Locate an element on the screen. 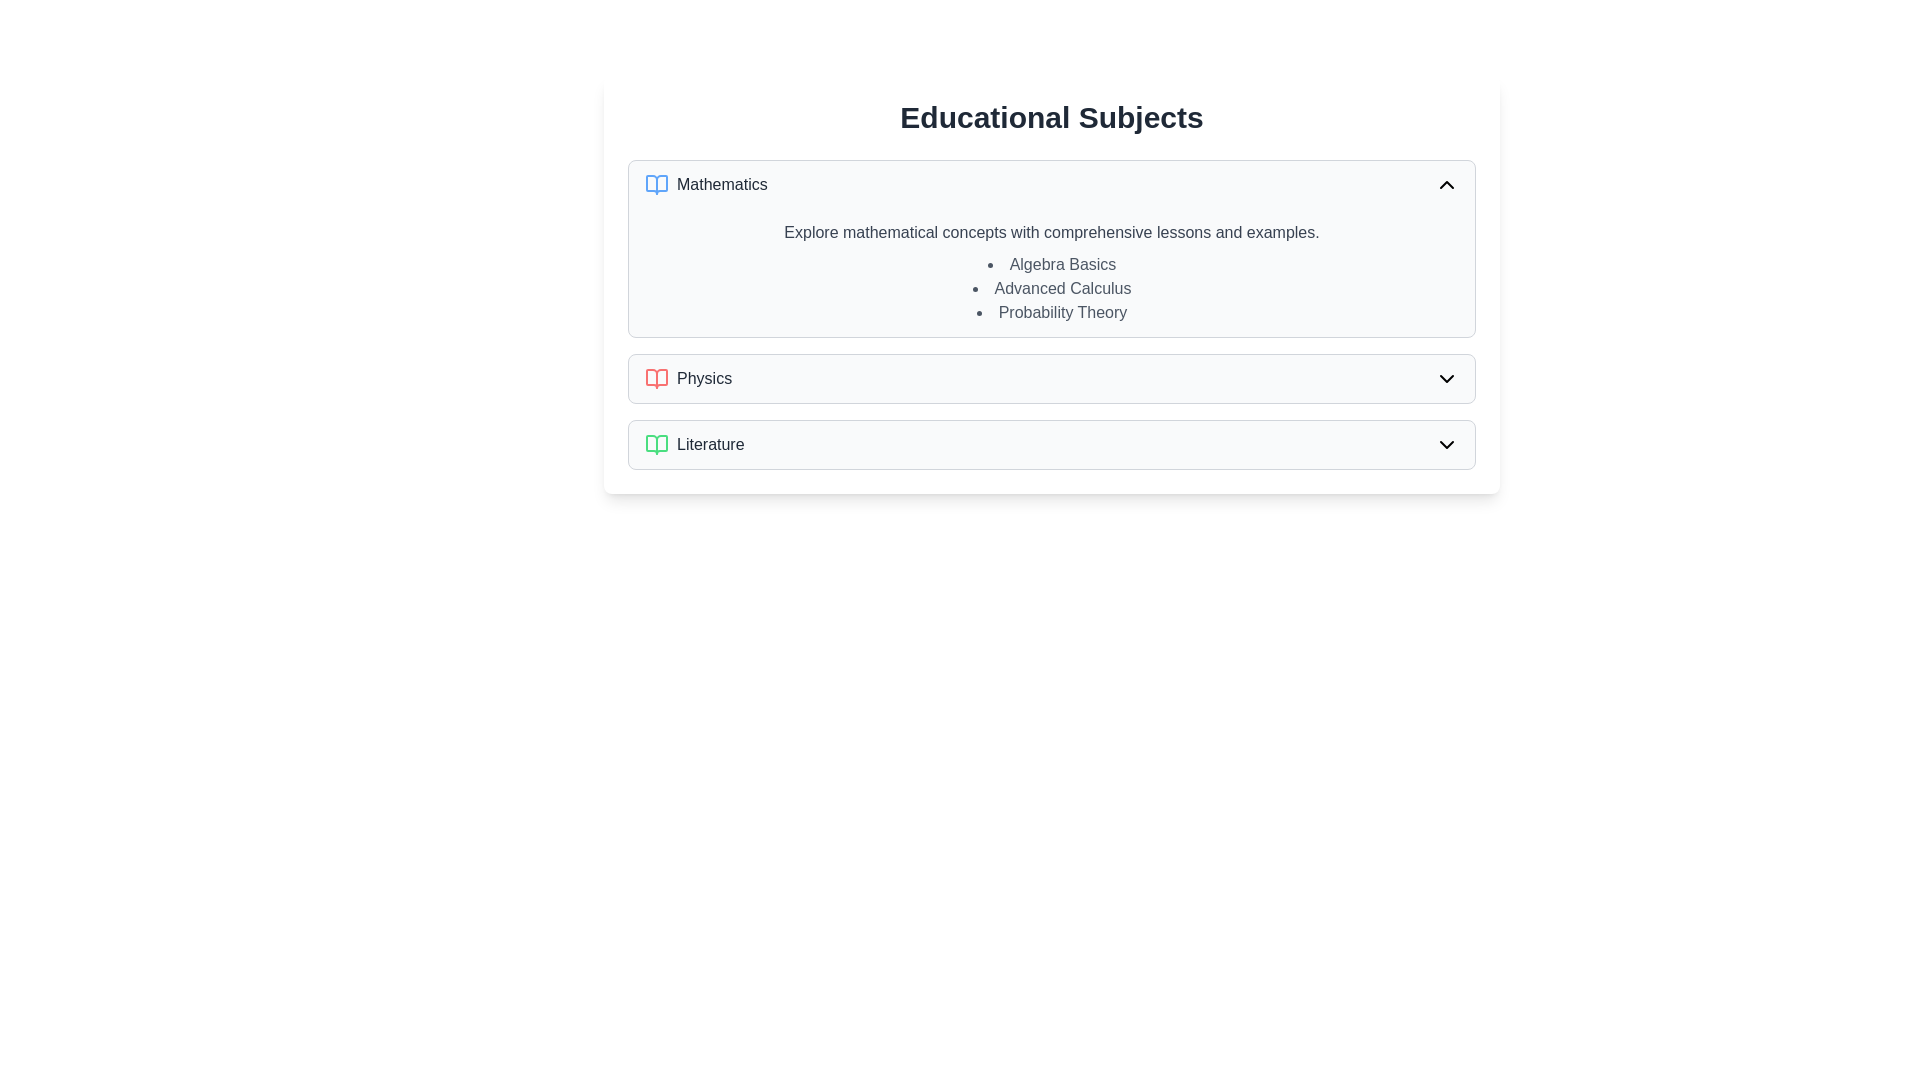 The height and width of the screenshot is (1080, 1920). the button located at the far-right side of the 'Literature' row is located at coordinates (1446, 443).